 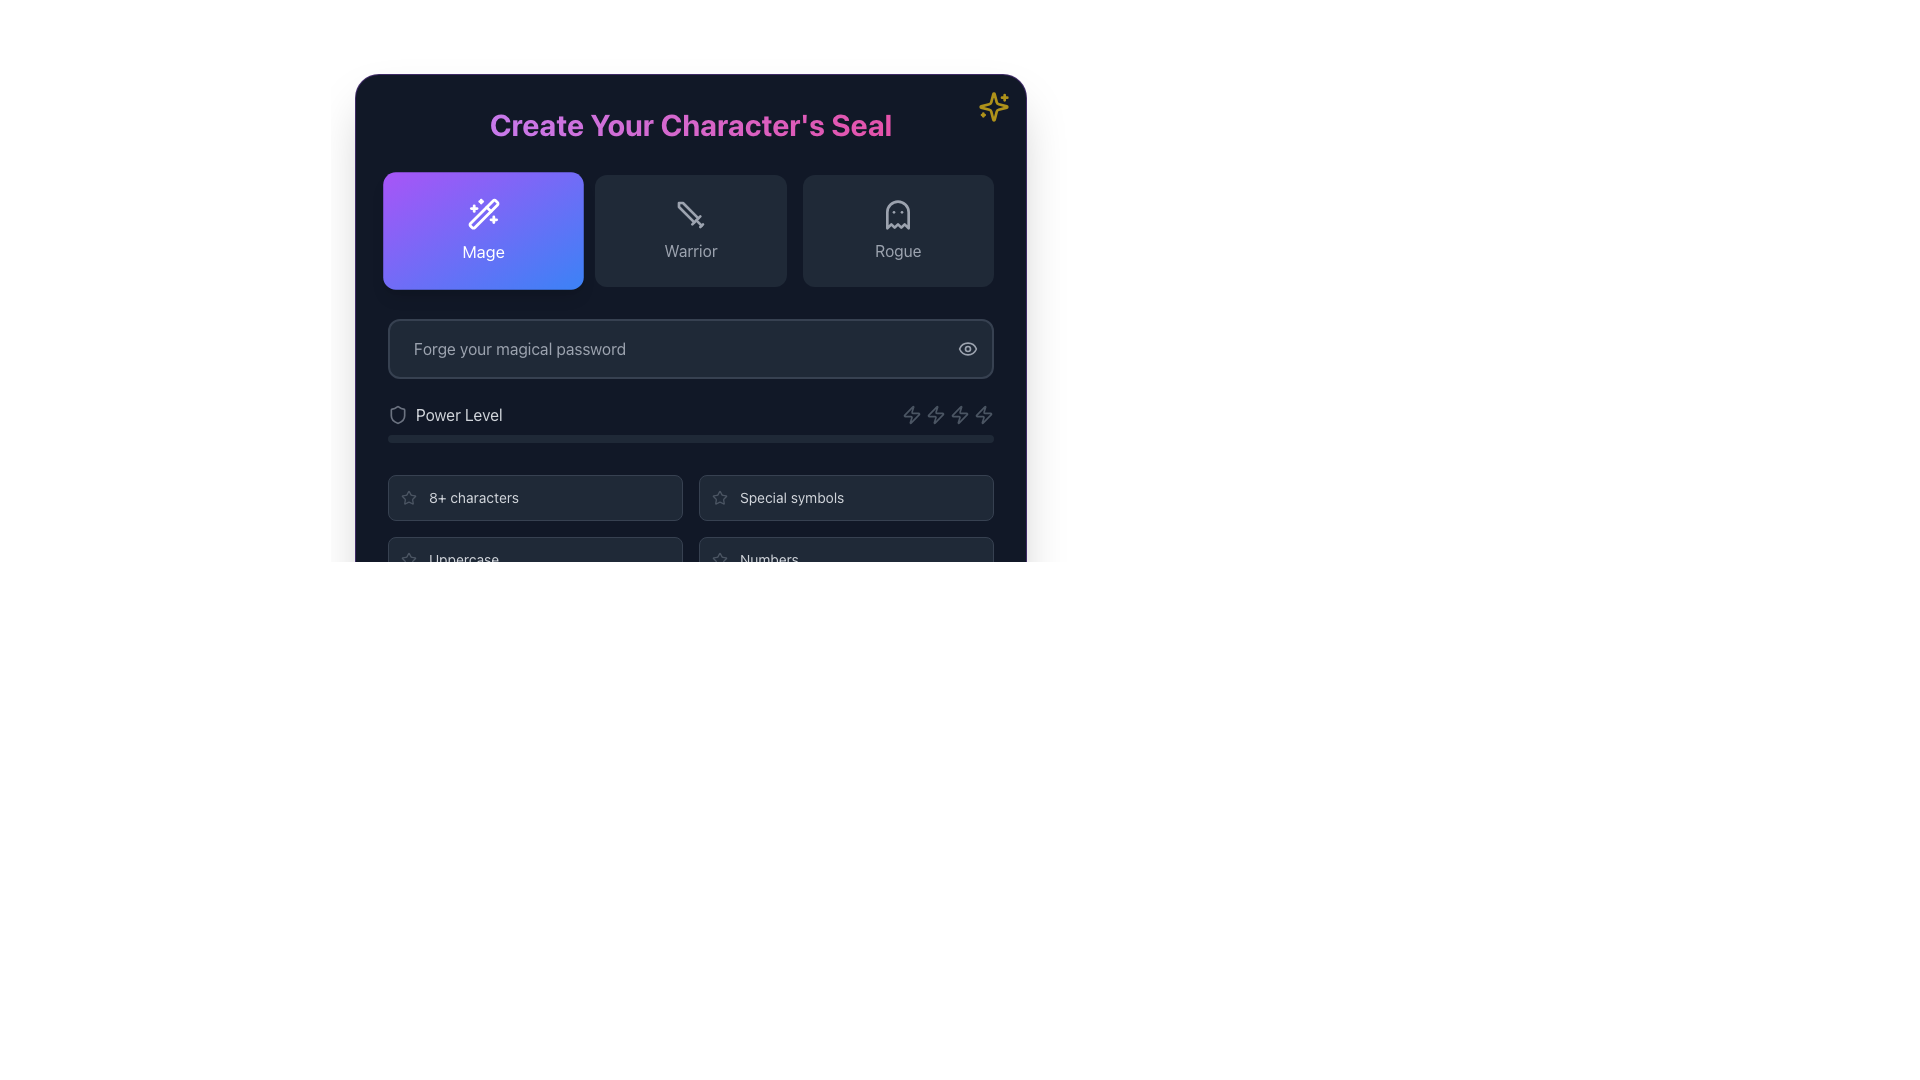 What do you see at coordinates (483, 230) in the screenshot?
I see `the 'Mage' character class selection button for keyboard interaction` at bounding box center [483, 230].